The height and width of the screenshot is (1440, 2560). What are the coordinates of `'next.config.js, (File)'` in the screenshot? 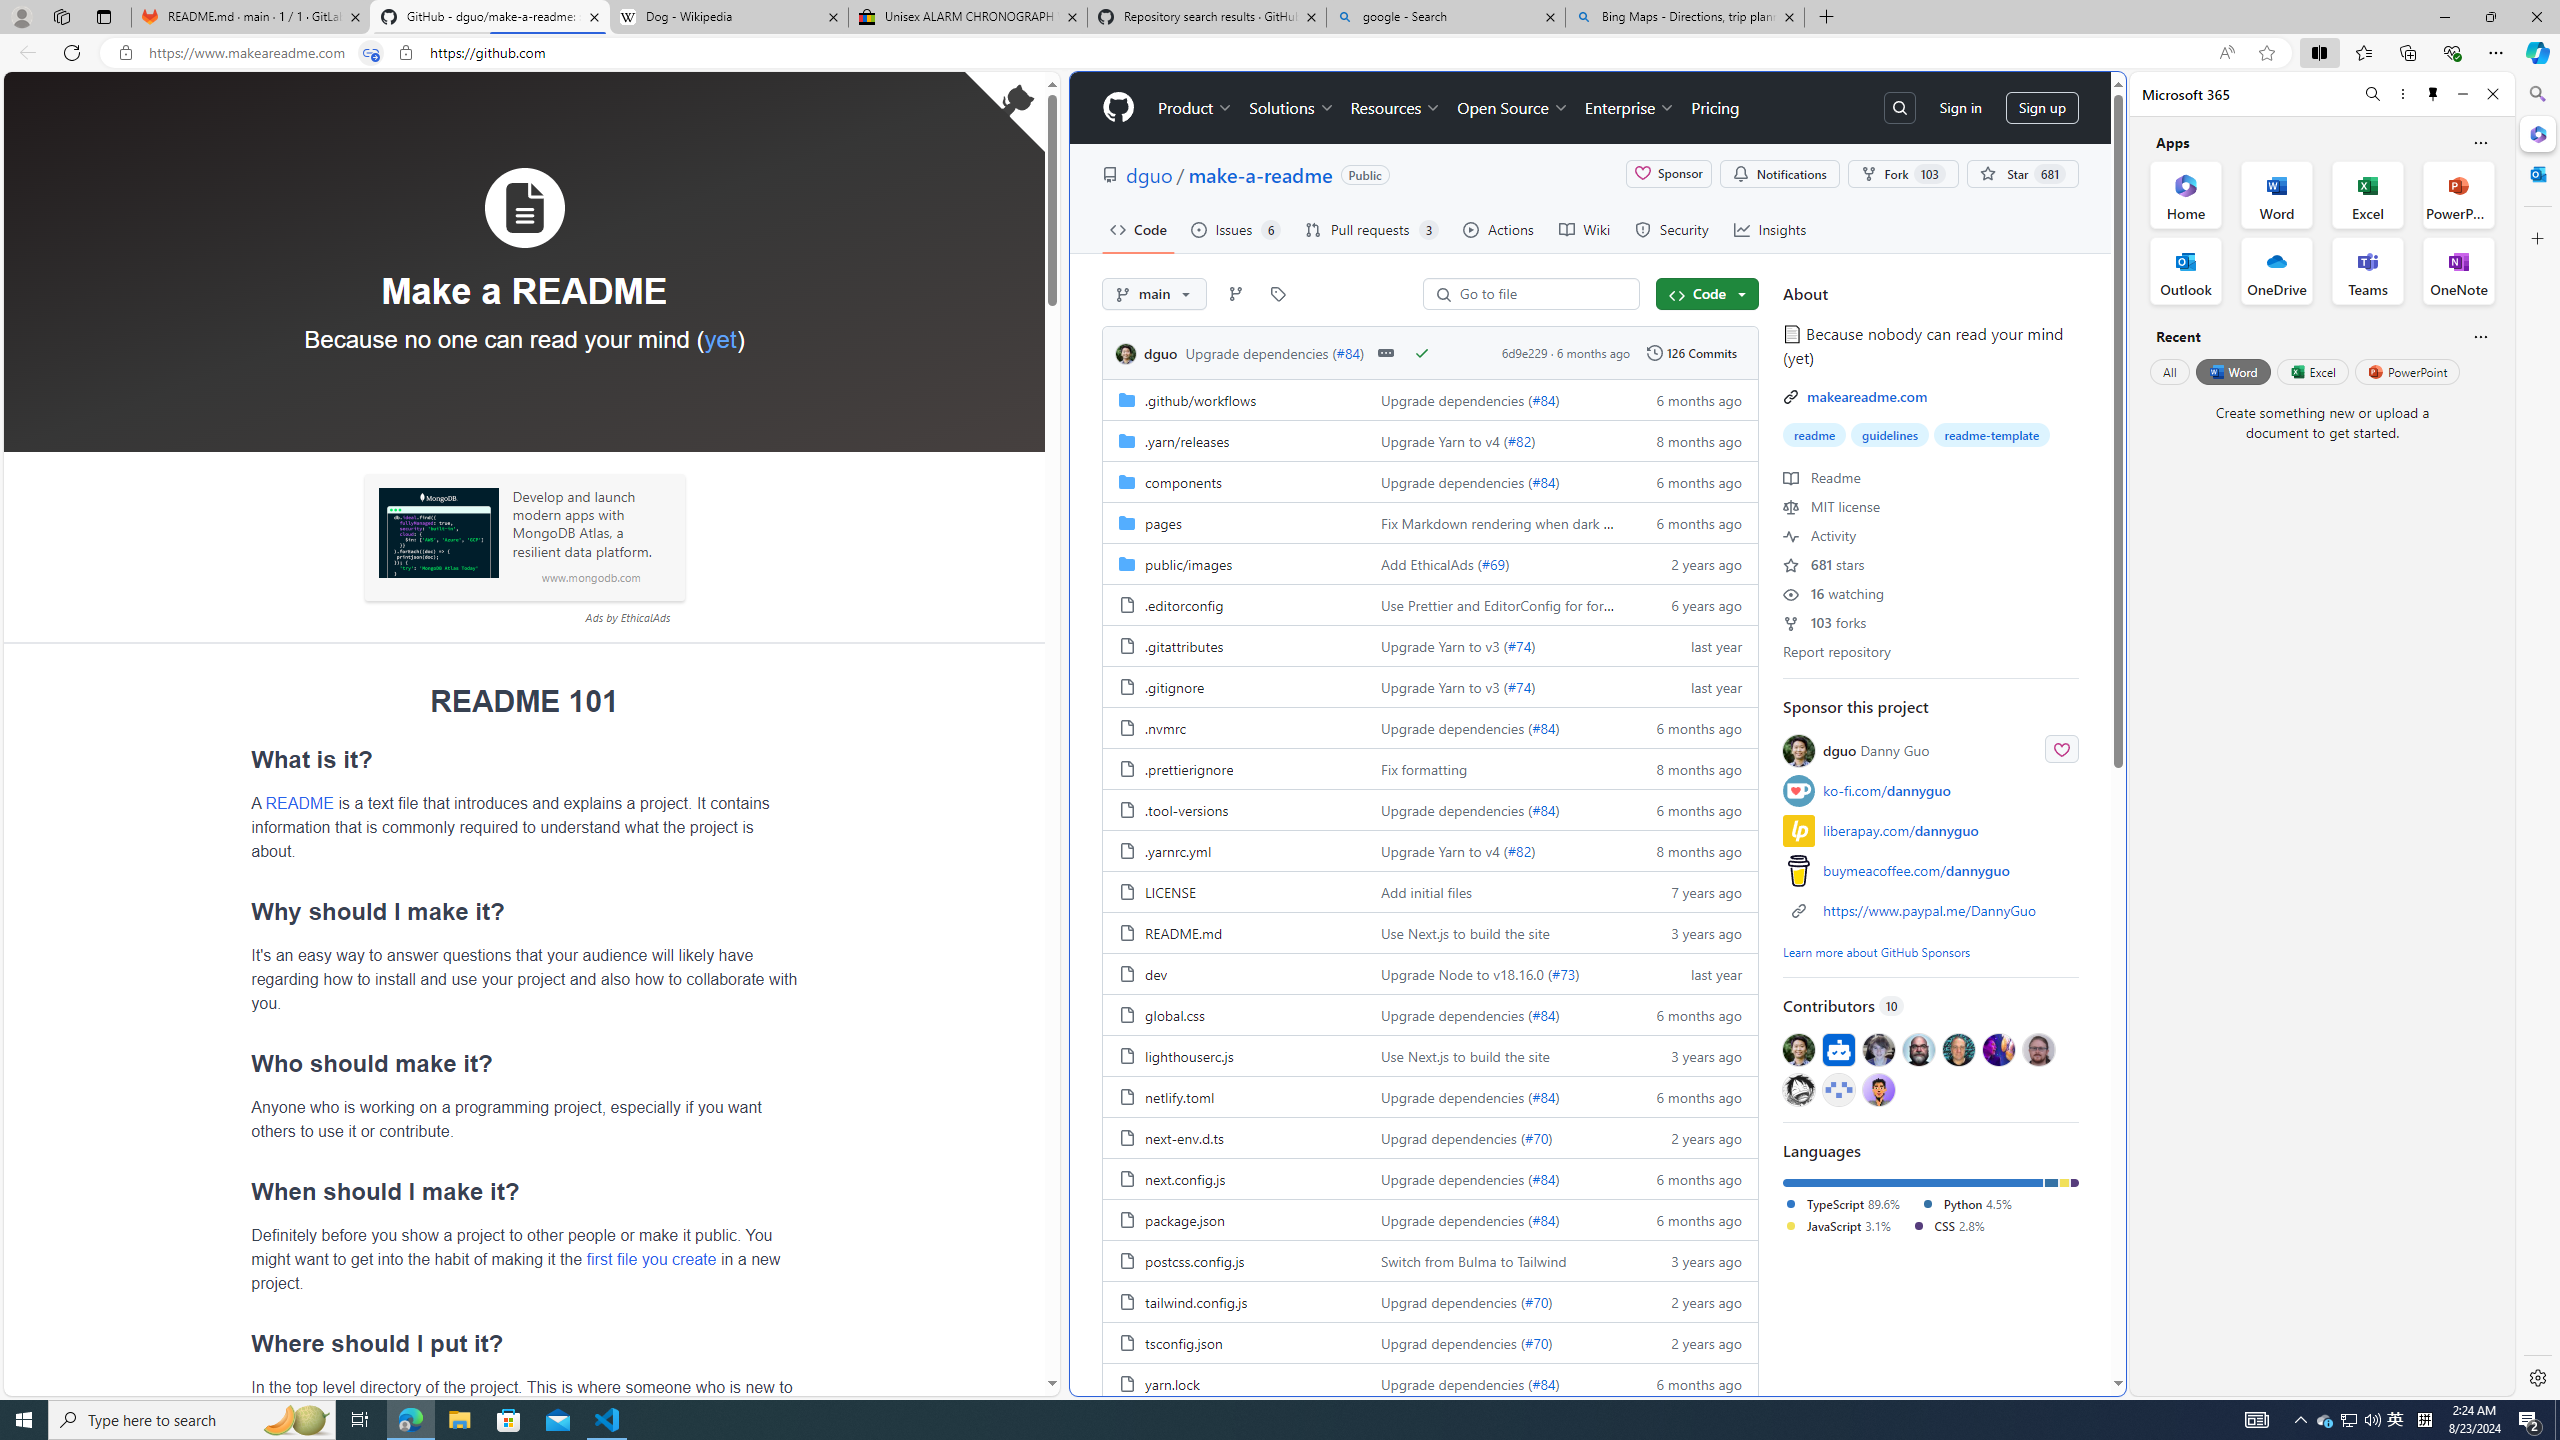 It's located at (1185, 1179).